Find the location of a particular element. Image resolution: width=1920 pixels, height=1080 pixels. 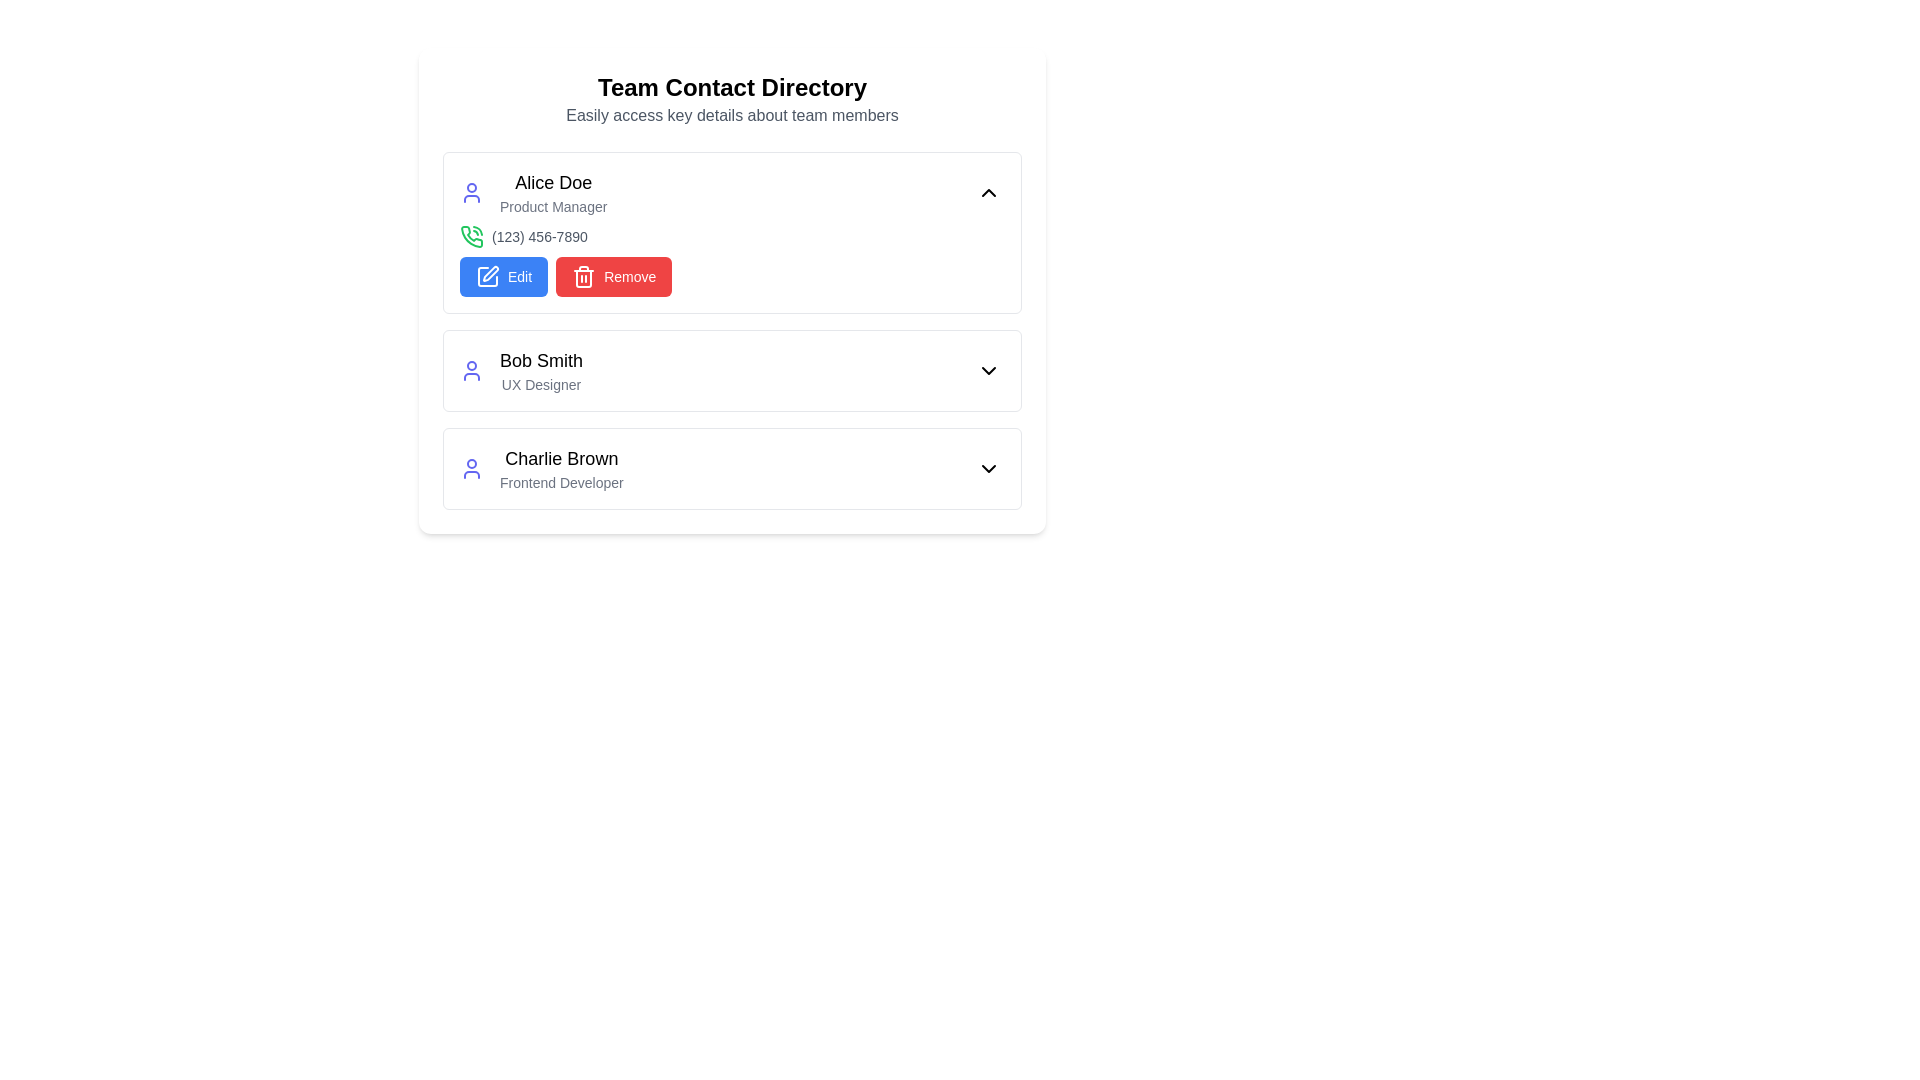

the name 'Charlie Brown' in the Team Contact Directory is located at coordinates (541, 469).